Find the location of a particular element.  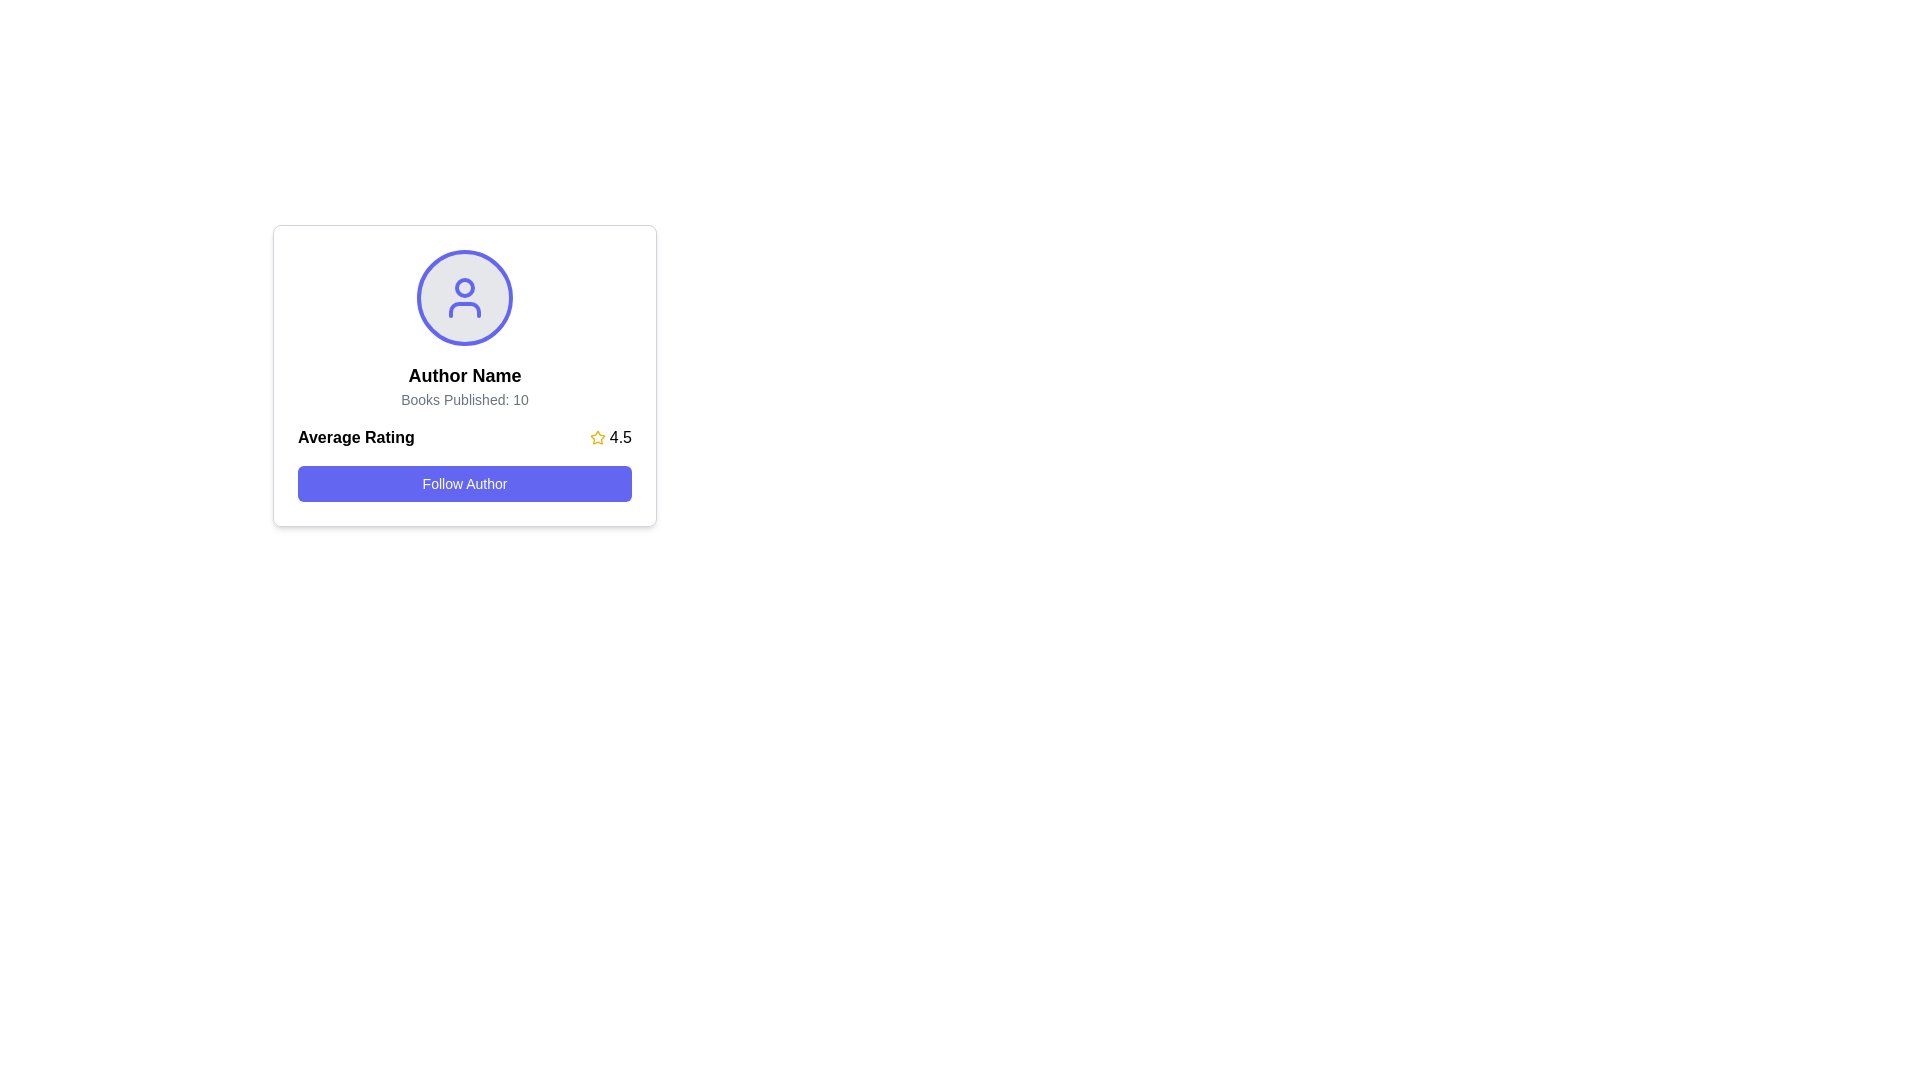

the golden yellow star icon which is positioned to the right of the 'Average Rating' label and numeric value '4.5' is located at coordinates (596, 436).